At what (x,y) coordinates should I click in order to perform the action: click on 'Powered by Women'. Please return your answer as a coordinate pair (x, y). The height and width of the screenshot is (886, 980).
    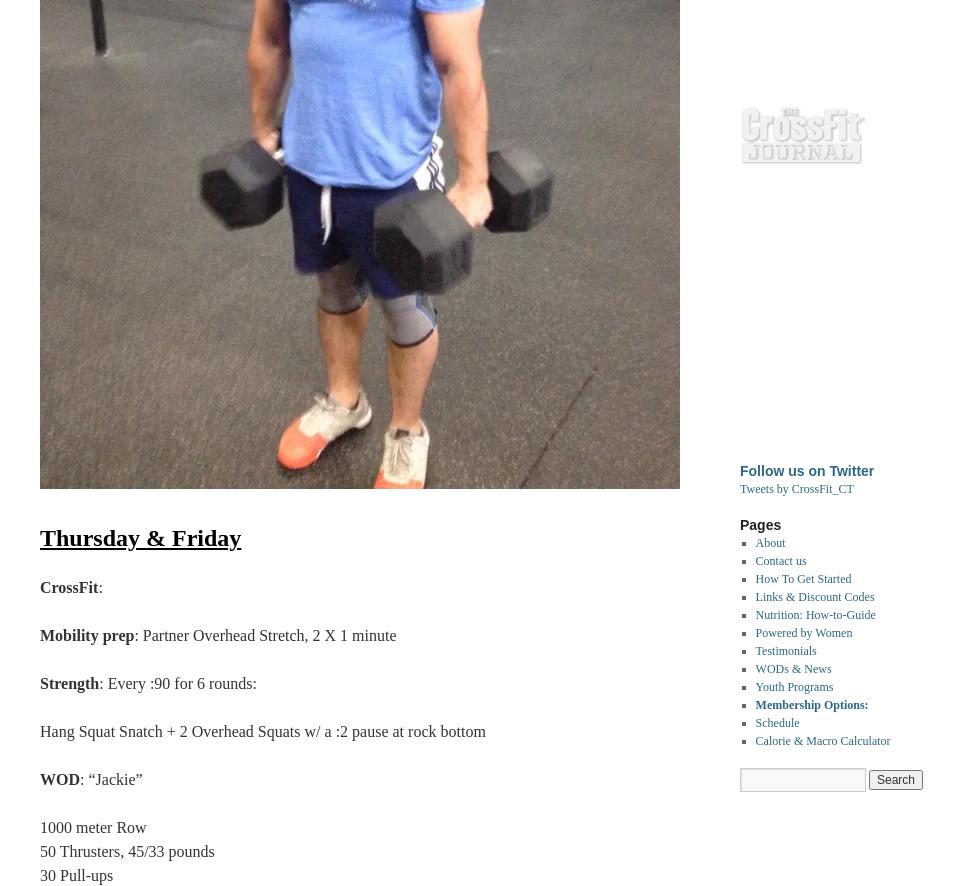
    Looking at the image, I should click on (754, 632).